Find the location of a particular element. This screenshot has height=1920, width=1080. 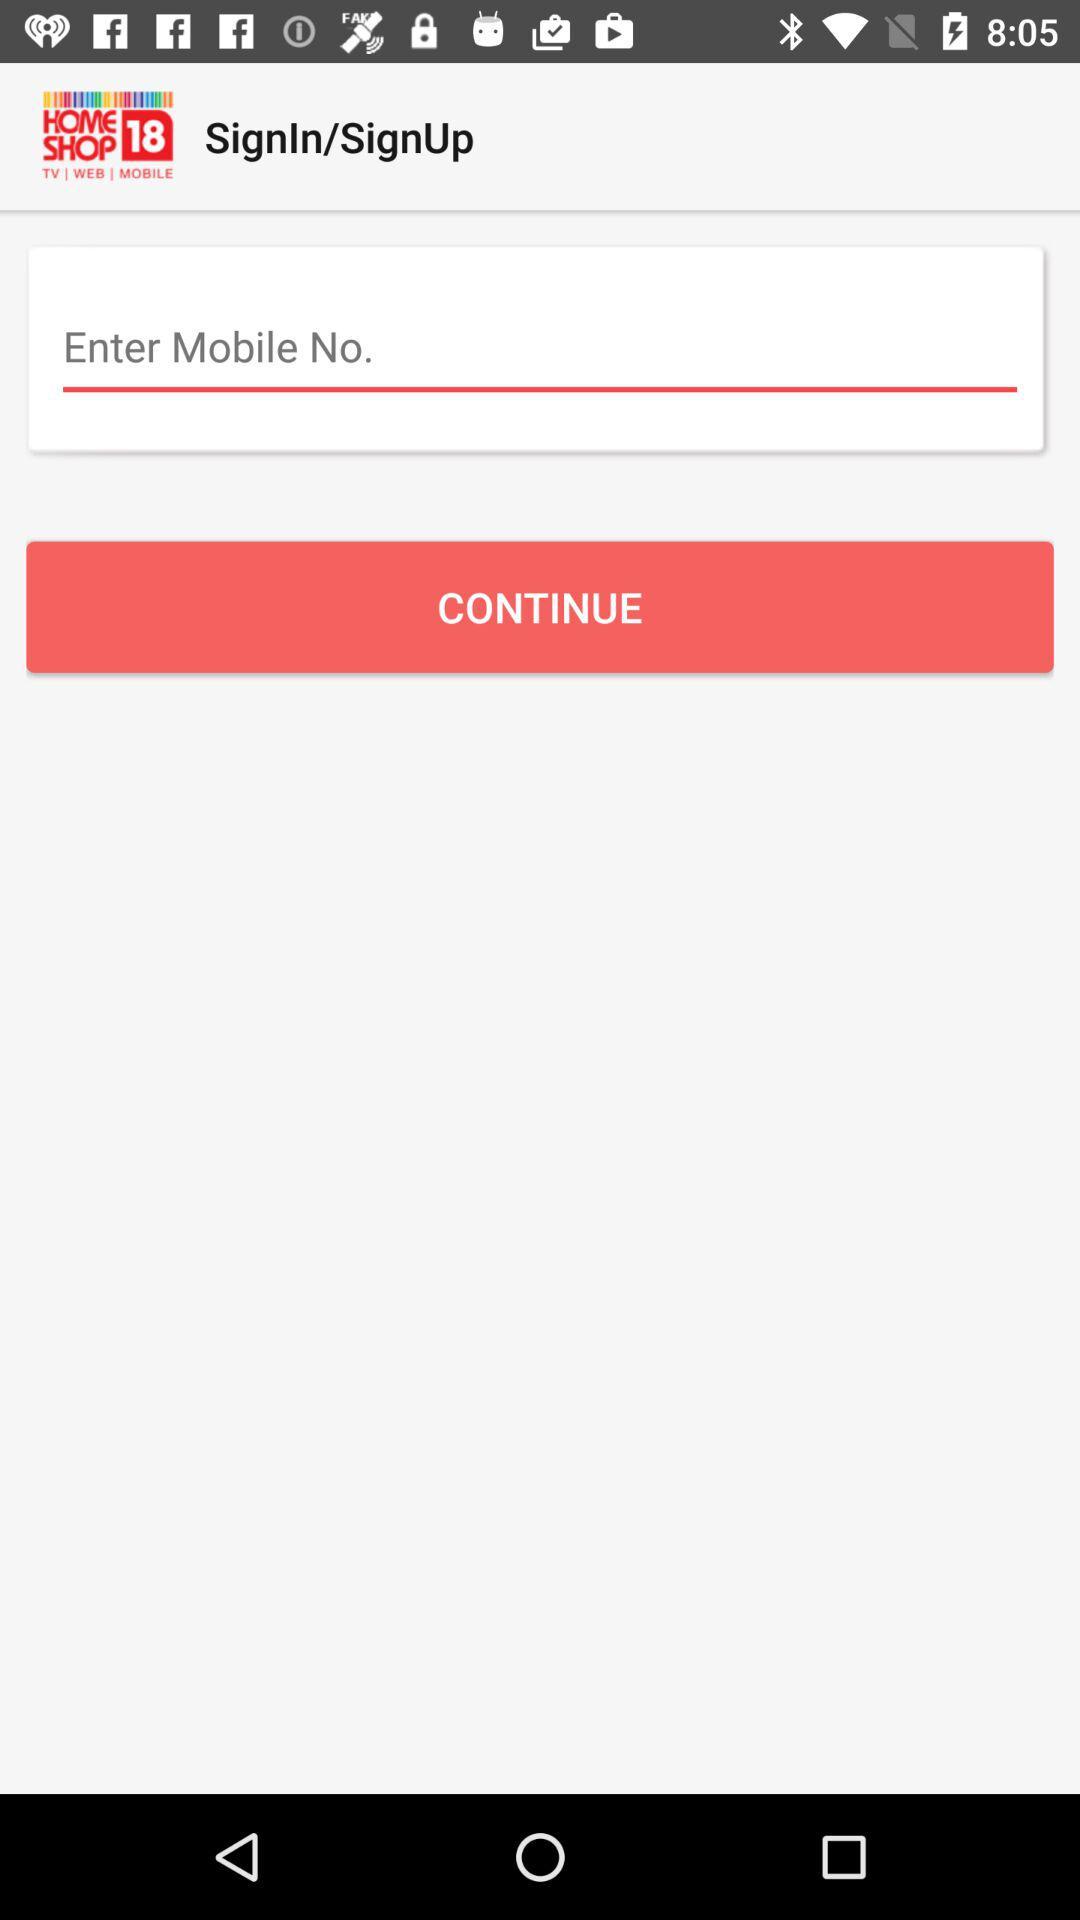

the continue is located at coordinates (540, 606).